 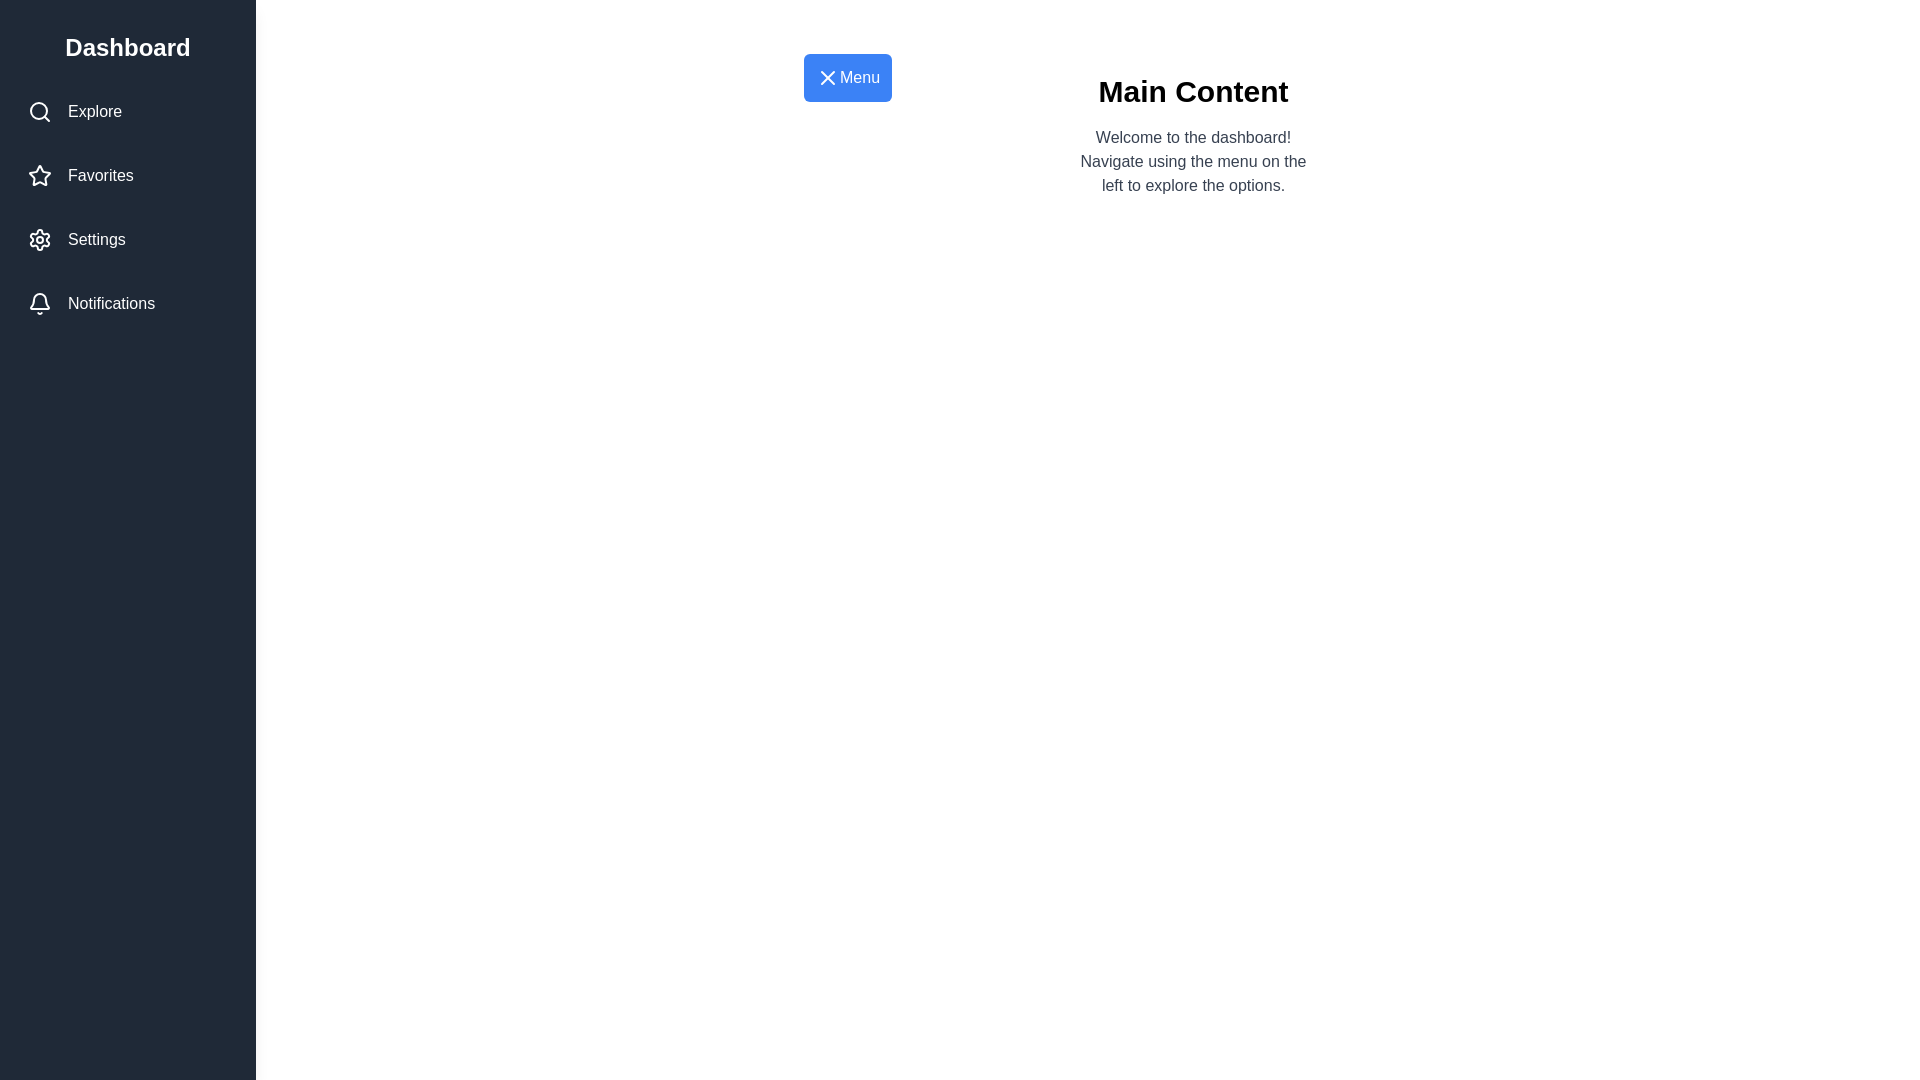 What do you see at coordinates (39, 304) in the screenshot?
I see `the bell icon located in the sidebar next to the 'Notifications' text` at bounding box center [39, 304].